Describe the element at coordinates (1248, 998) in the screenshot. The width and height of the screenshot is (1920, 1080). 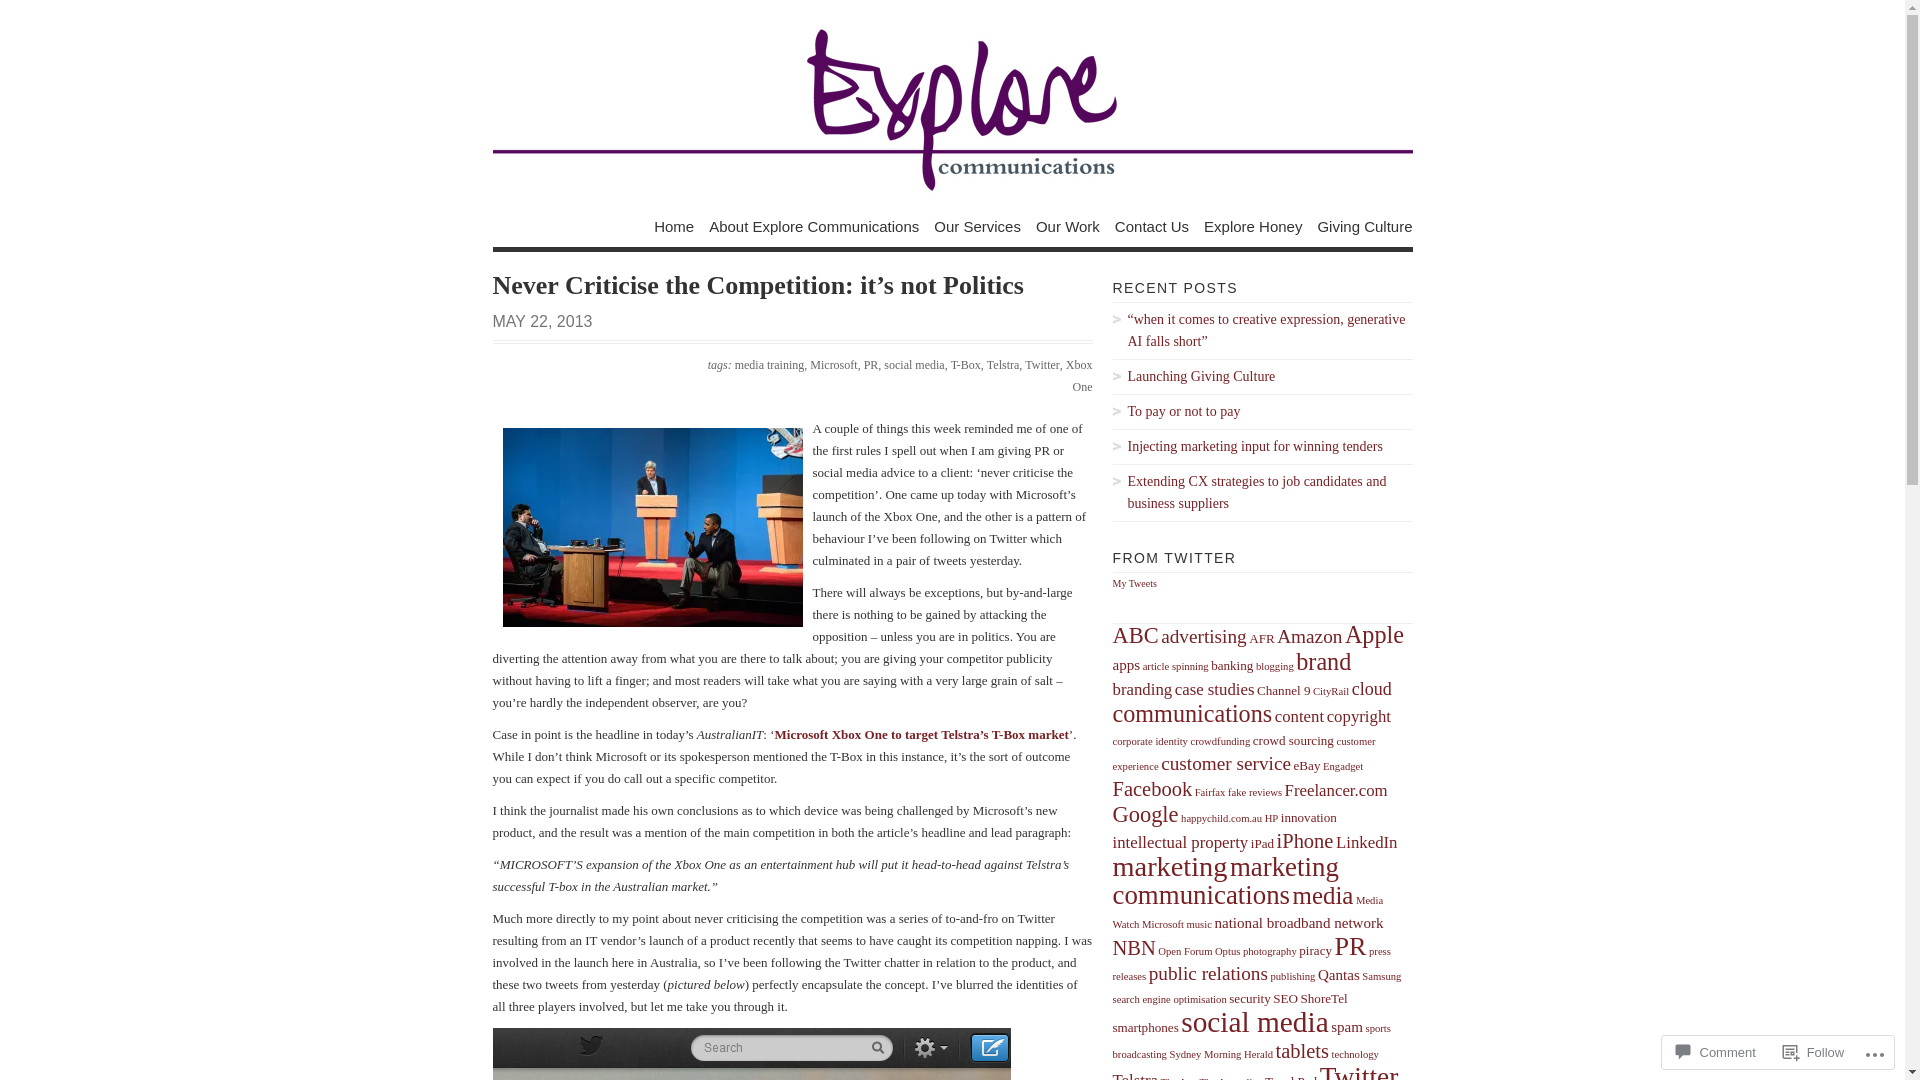
I see `'security'` at that location.